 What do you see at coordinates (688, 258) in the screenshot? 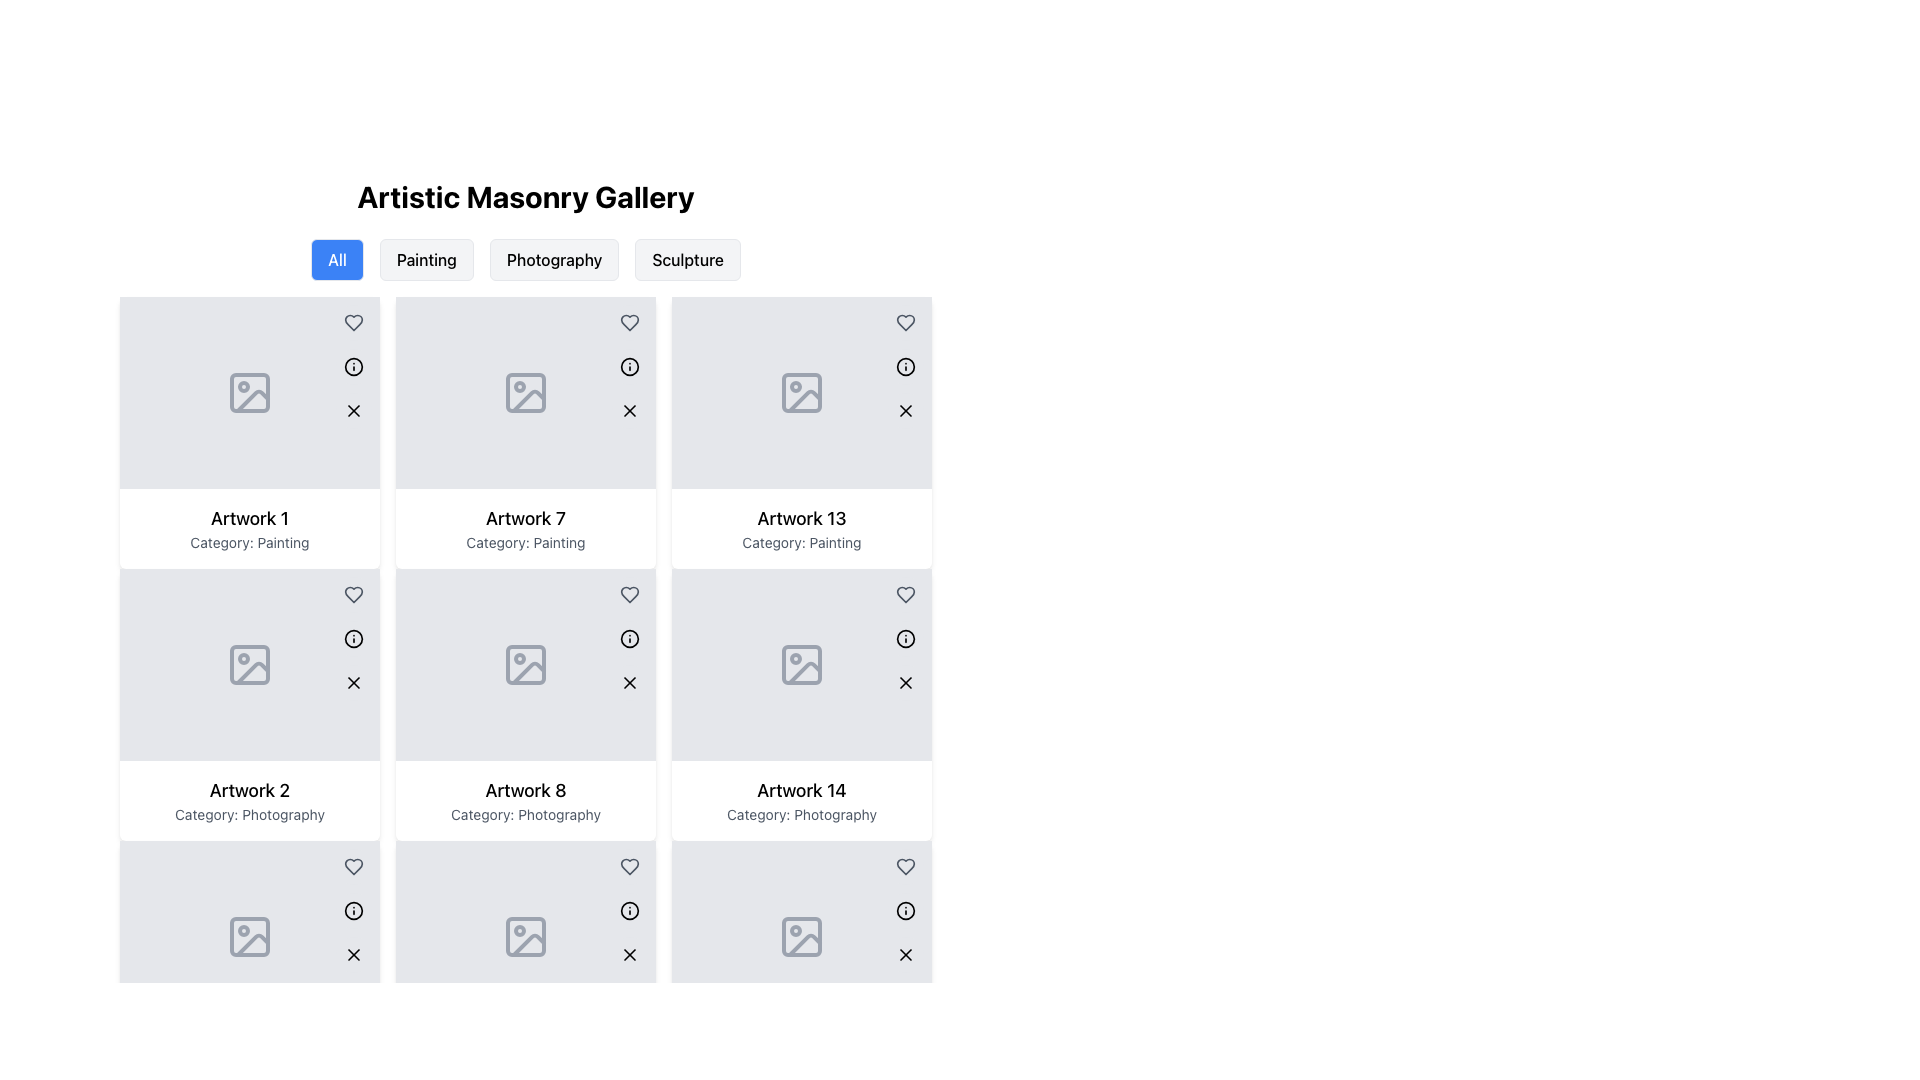
I see `the 'Sculpture' filter button, which is the fourth button in the category selection below the 'Artistic Masonry Gallery' title, to filter the displayed gallery items` at bounding box center [688, 258].